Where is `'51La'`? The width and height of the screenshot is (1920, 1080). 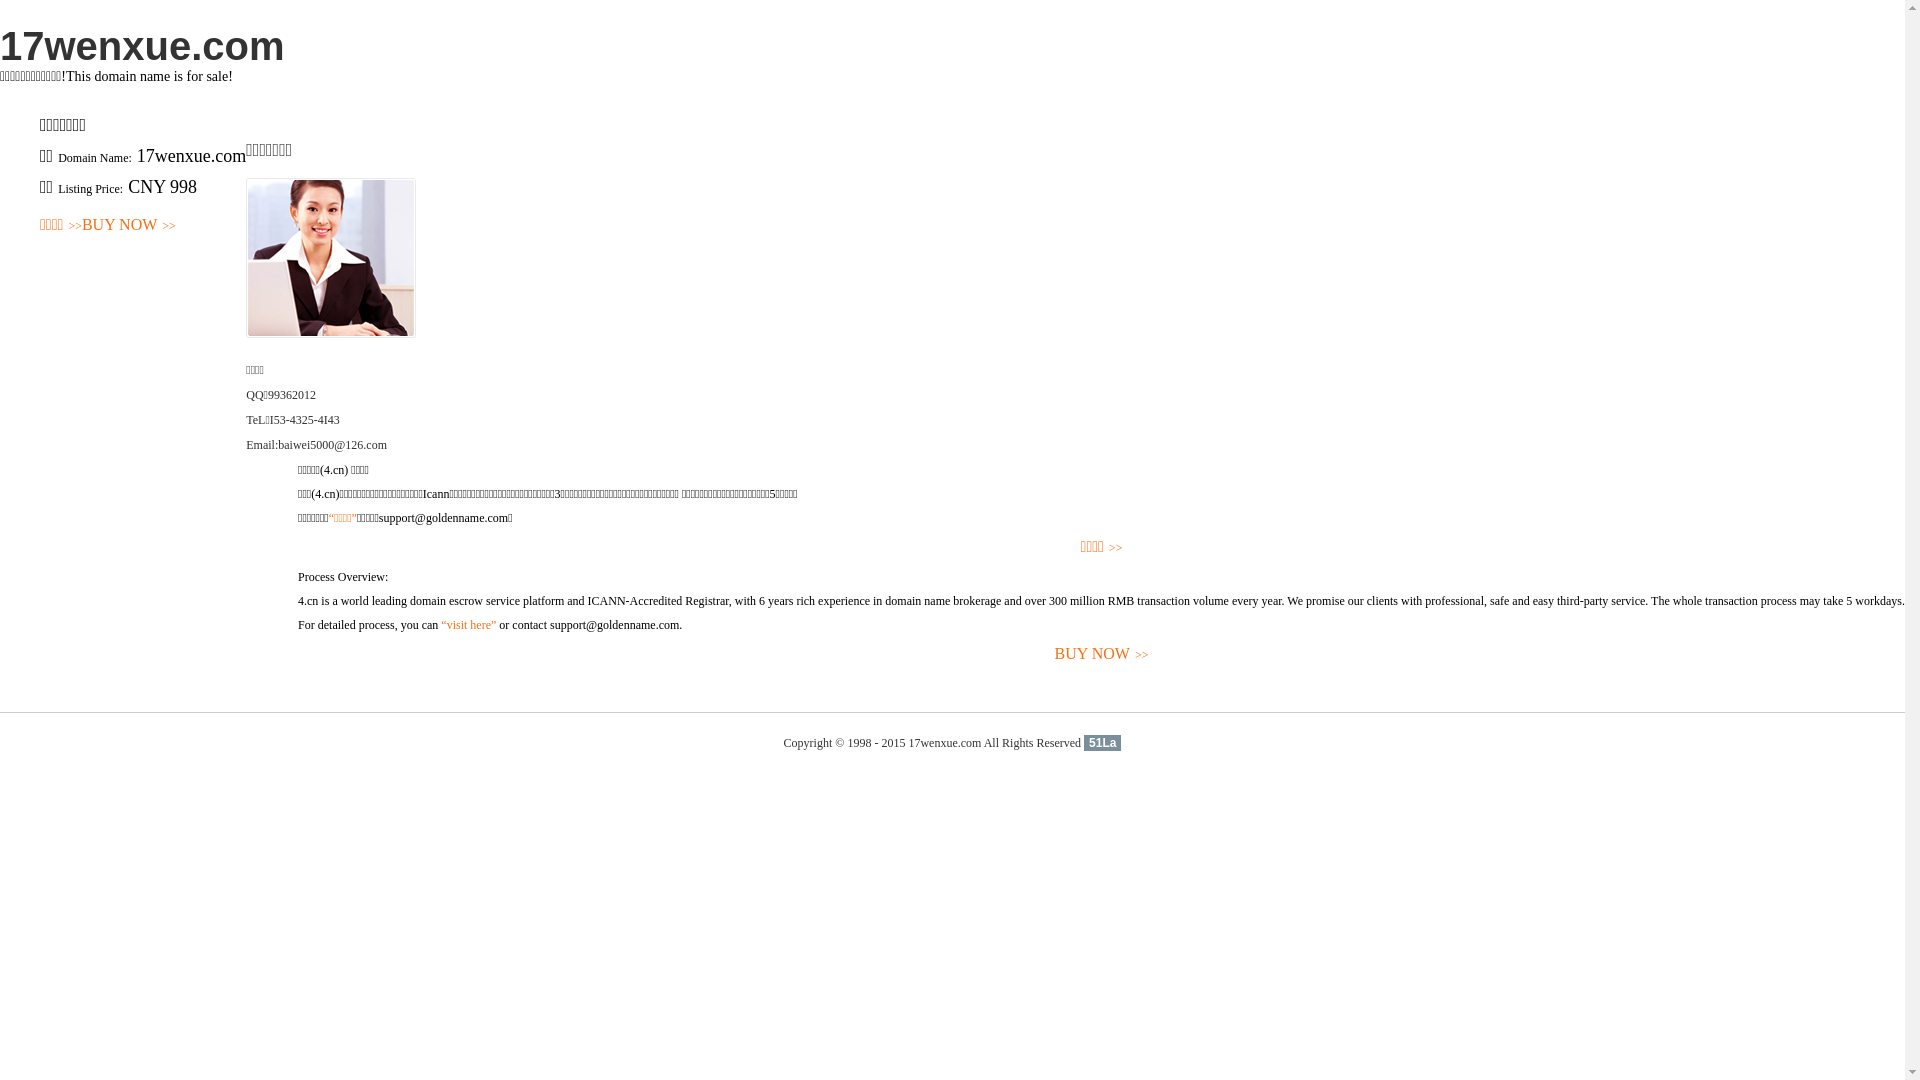 '51La' is located at coordinates (1083, 743).